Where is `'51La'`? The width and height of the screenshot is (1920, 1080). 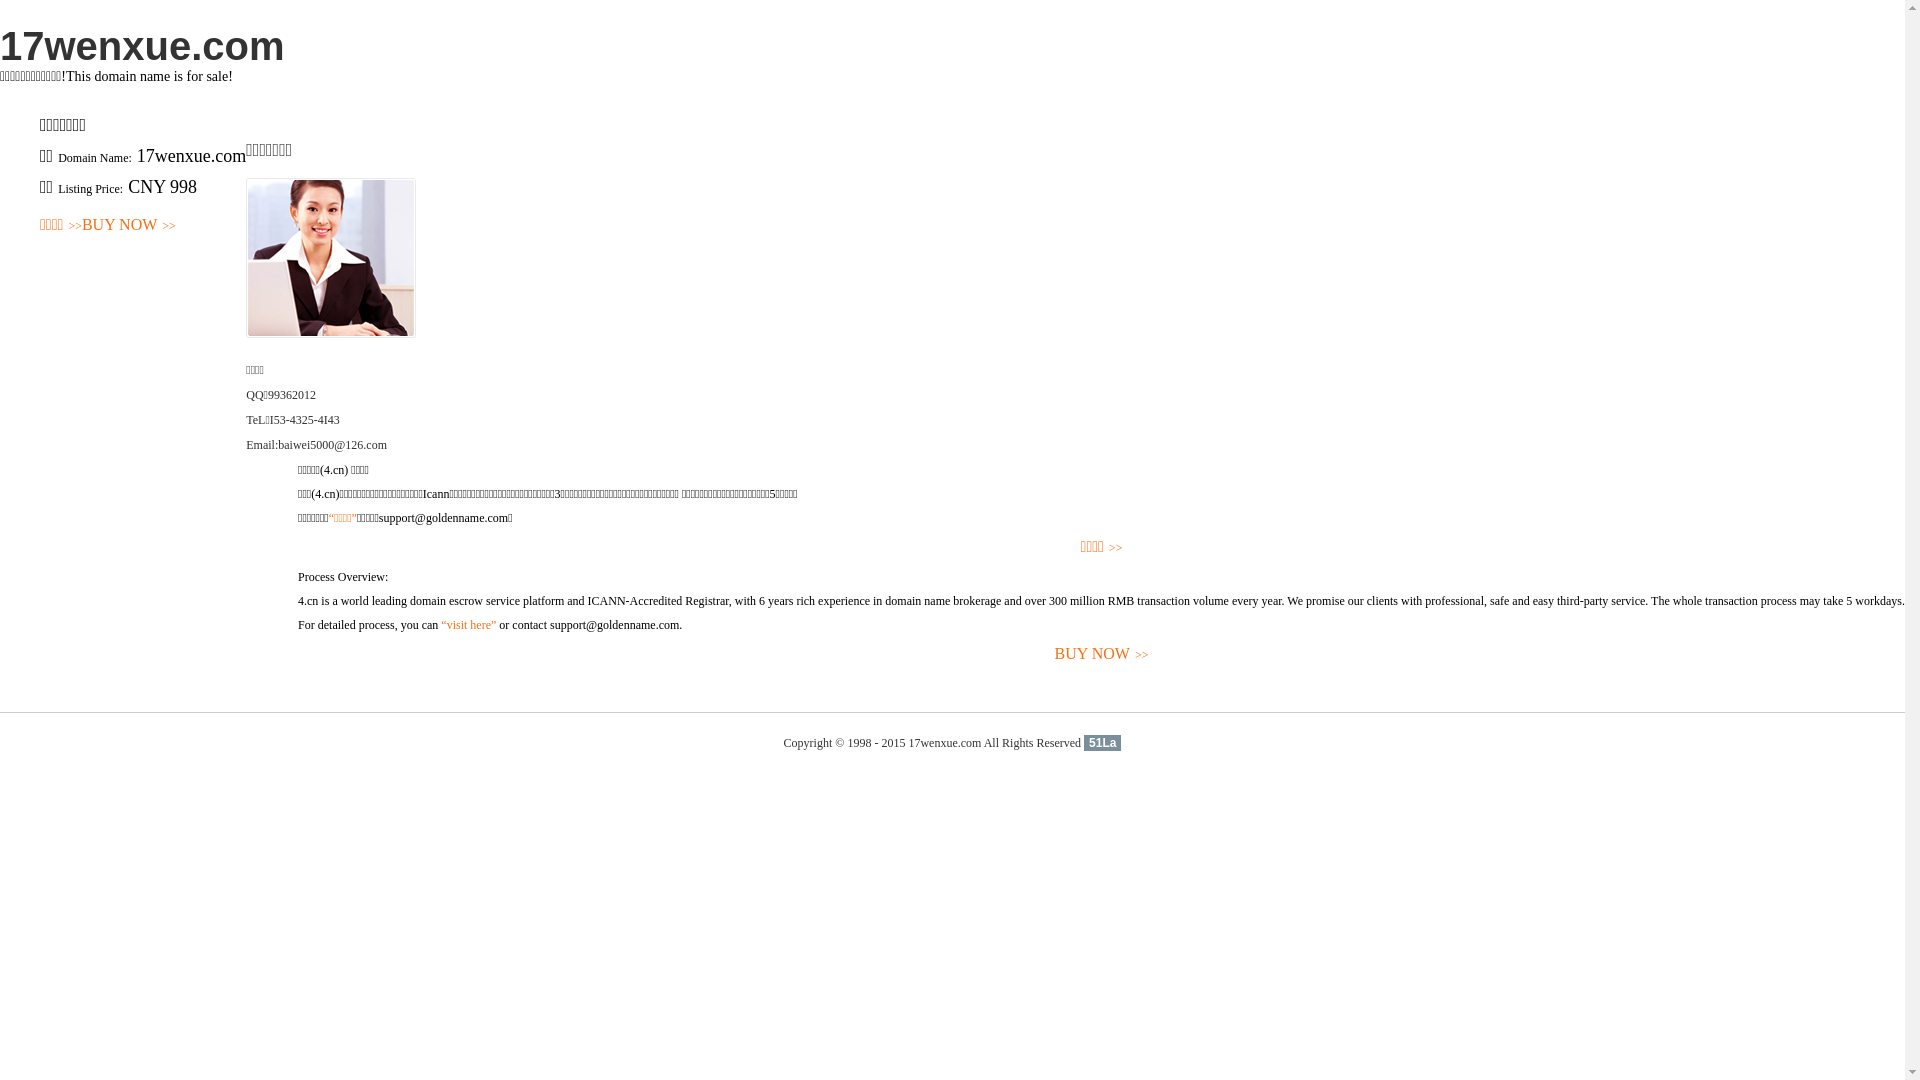 '51La' is located at coordinates (1083, 743).